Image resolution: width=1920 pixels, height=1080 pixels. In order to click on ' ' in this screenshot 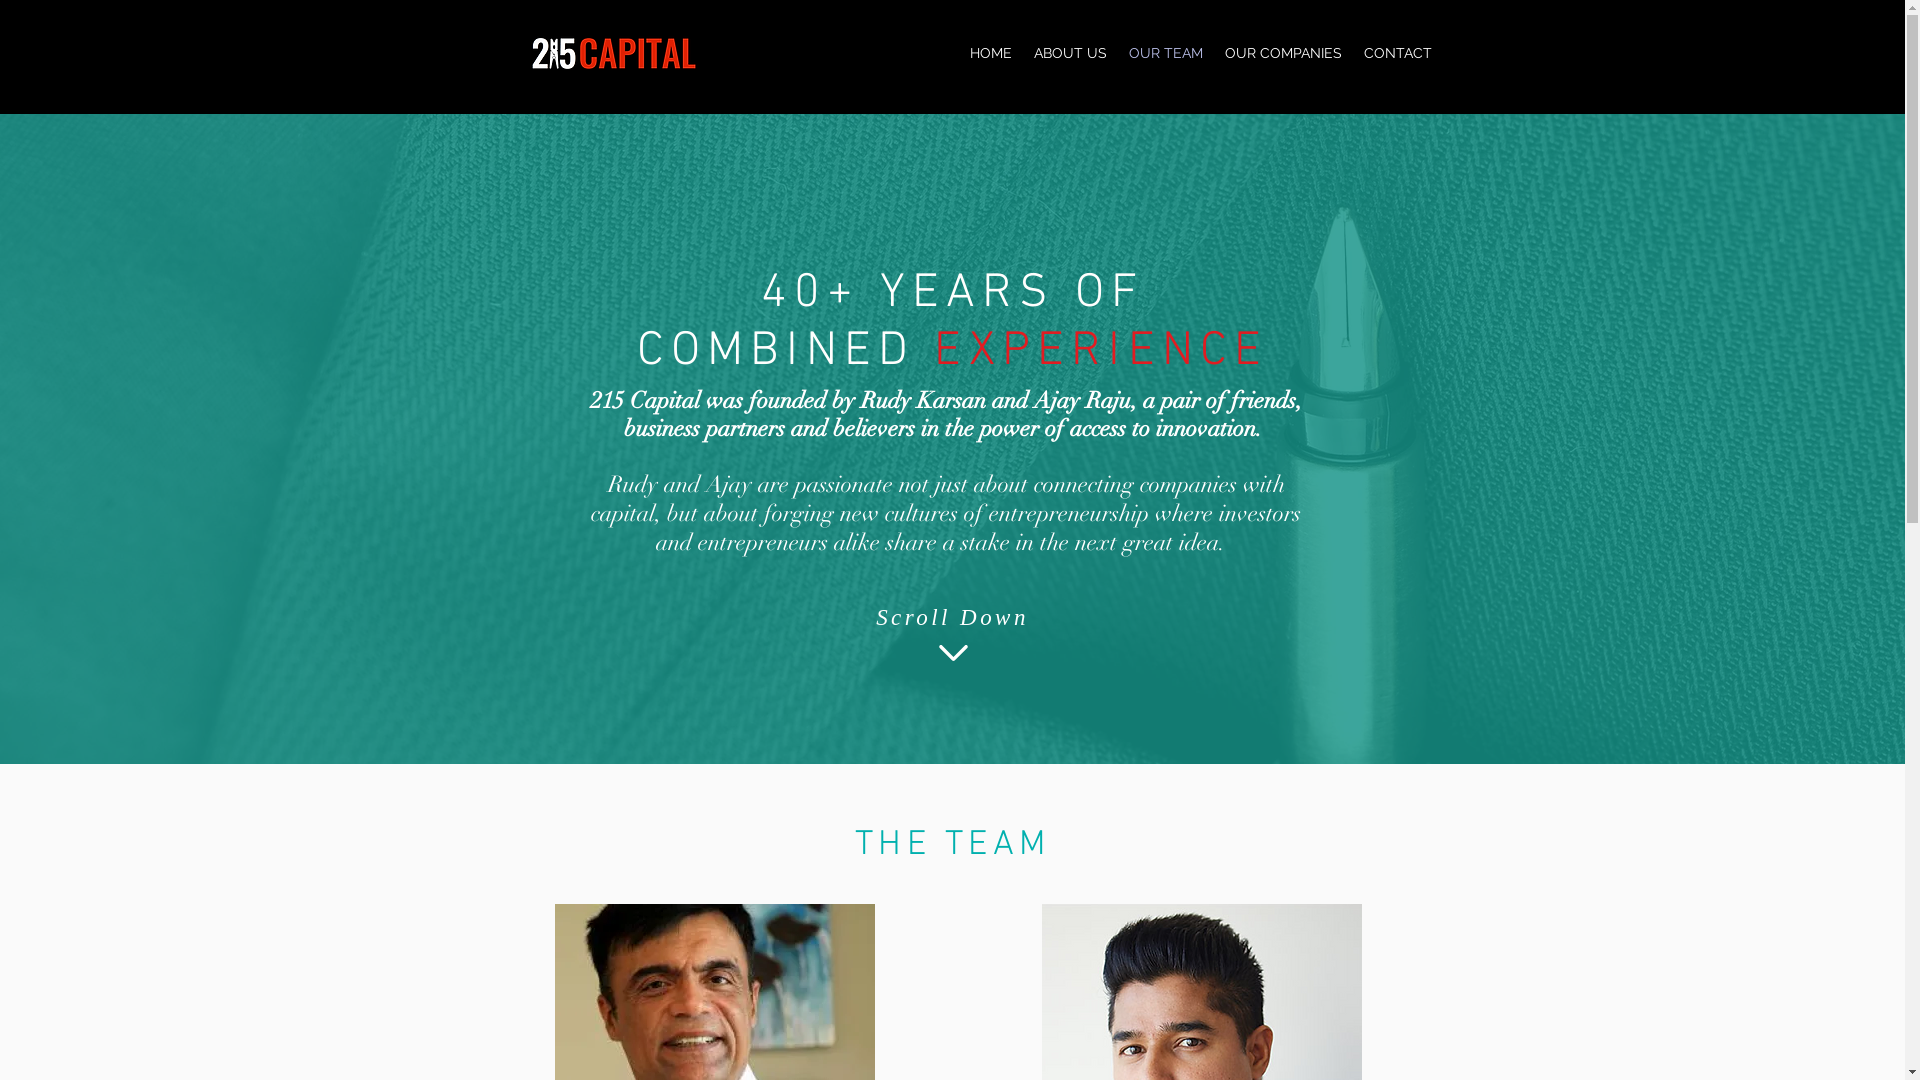, I will do `click(1235, 76)`.